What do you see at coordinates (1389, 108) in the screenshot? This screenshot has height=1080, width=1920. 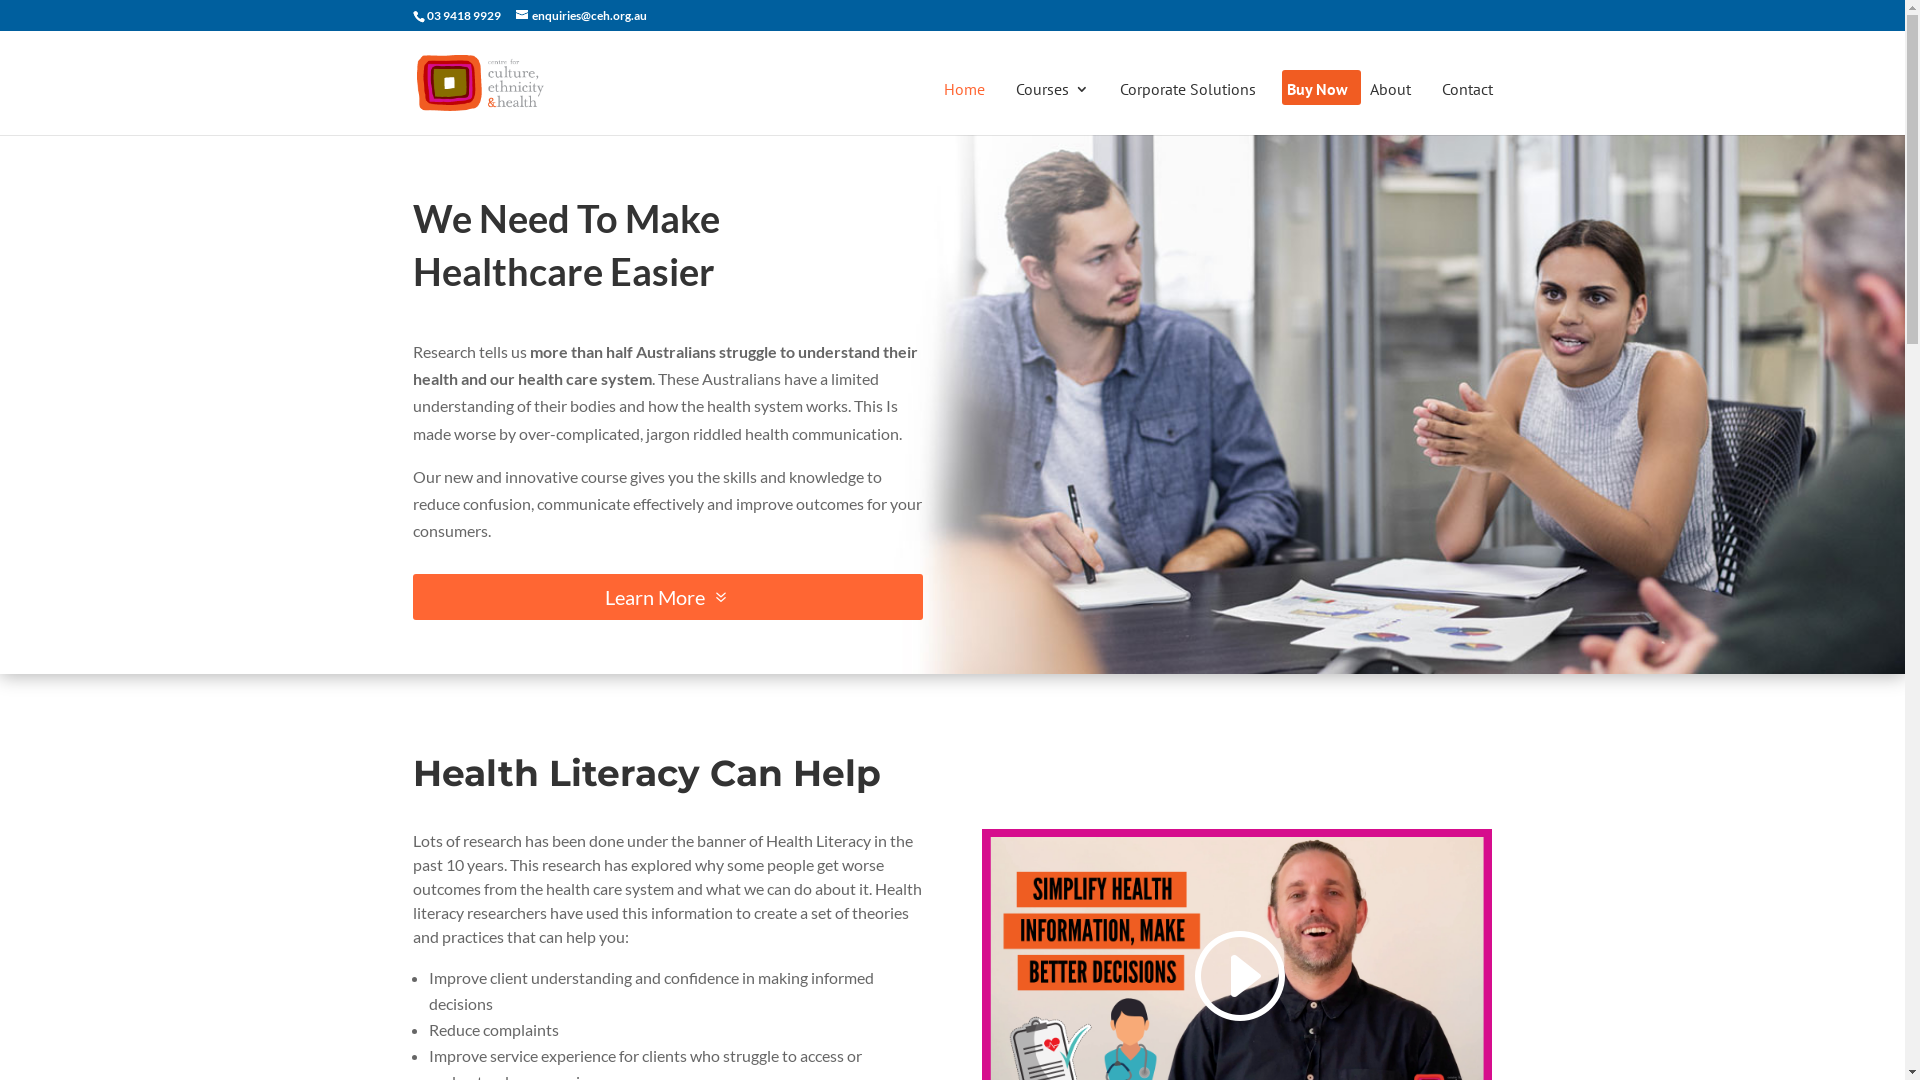 I see `'About'` at bounding box center [1389, 108].